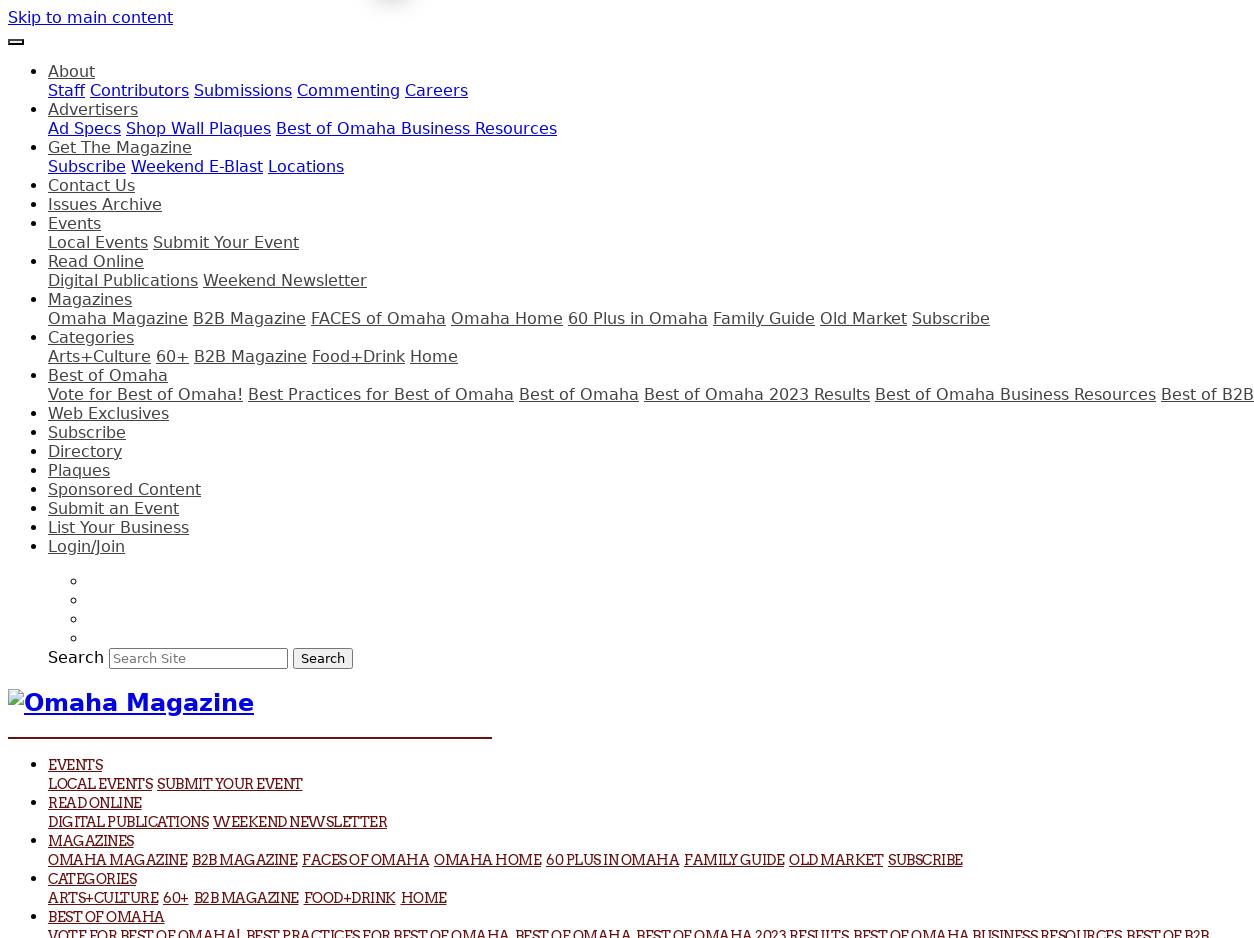 Image resolution: width=1254 pixels, height=938 pixels. Describe the element at coordinates (267, 166) in the screenshot. I see `'Locations'` at that location.